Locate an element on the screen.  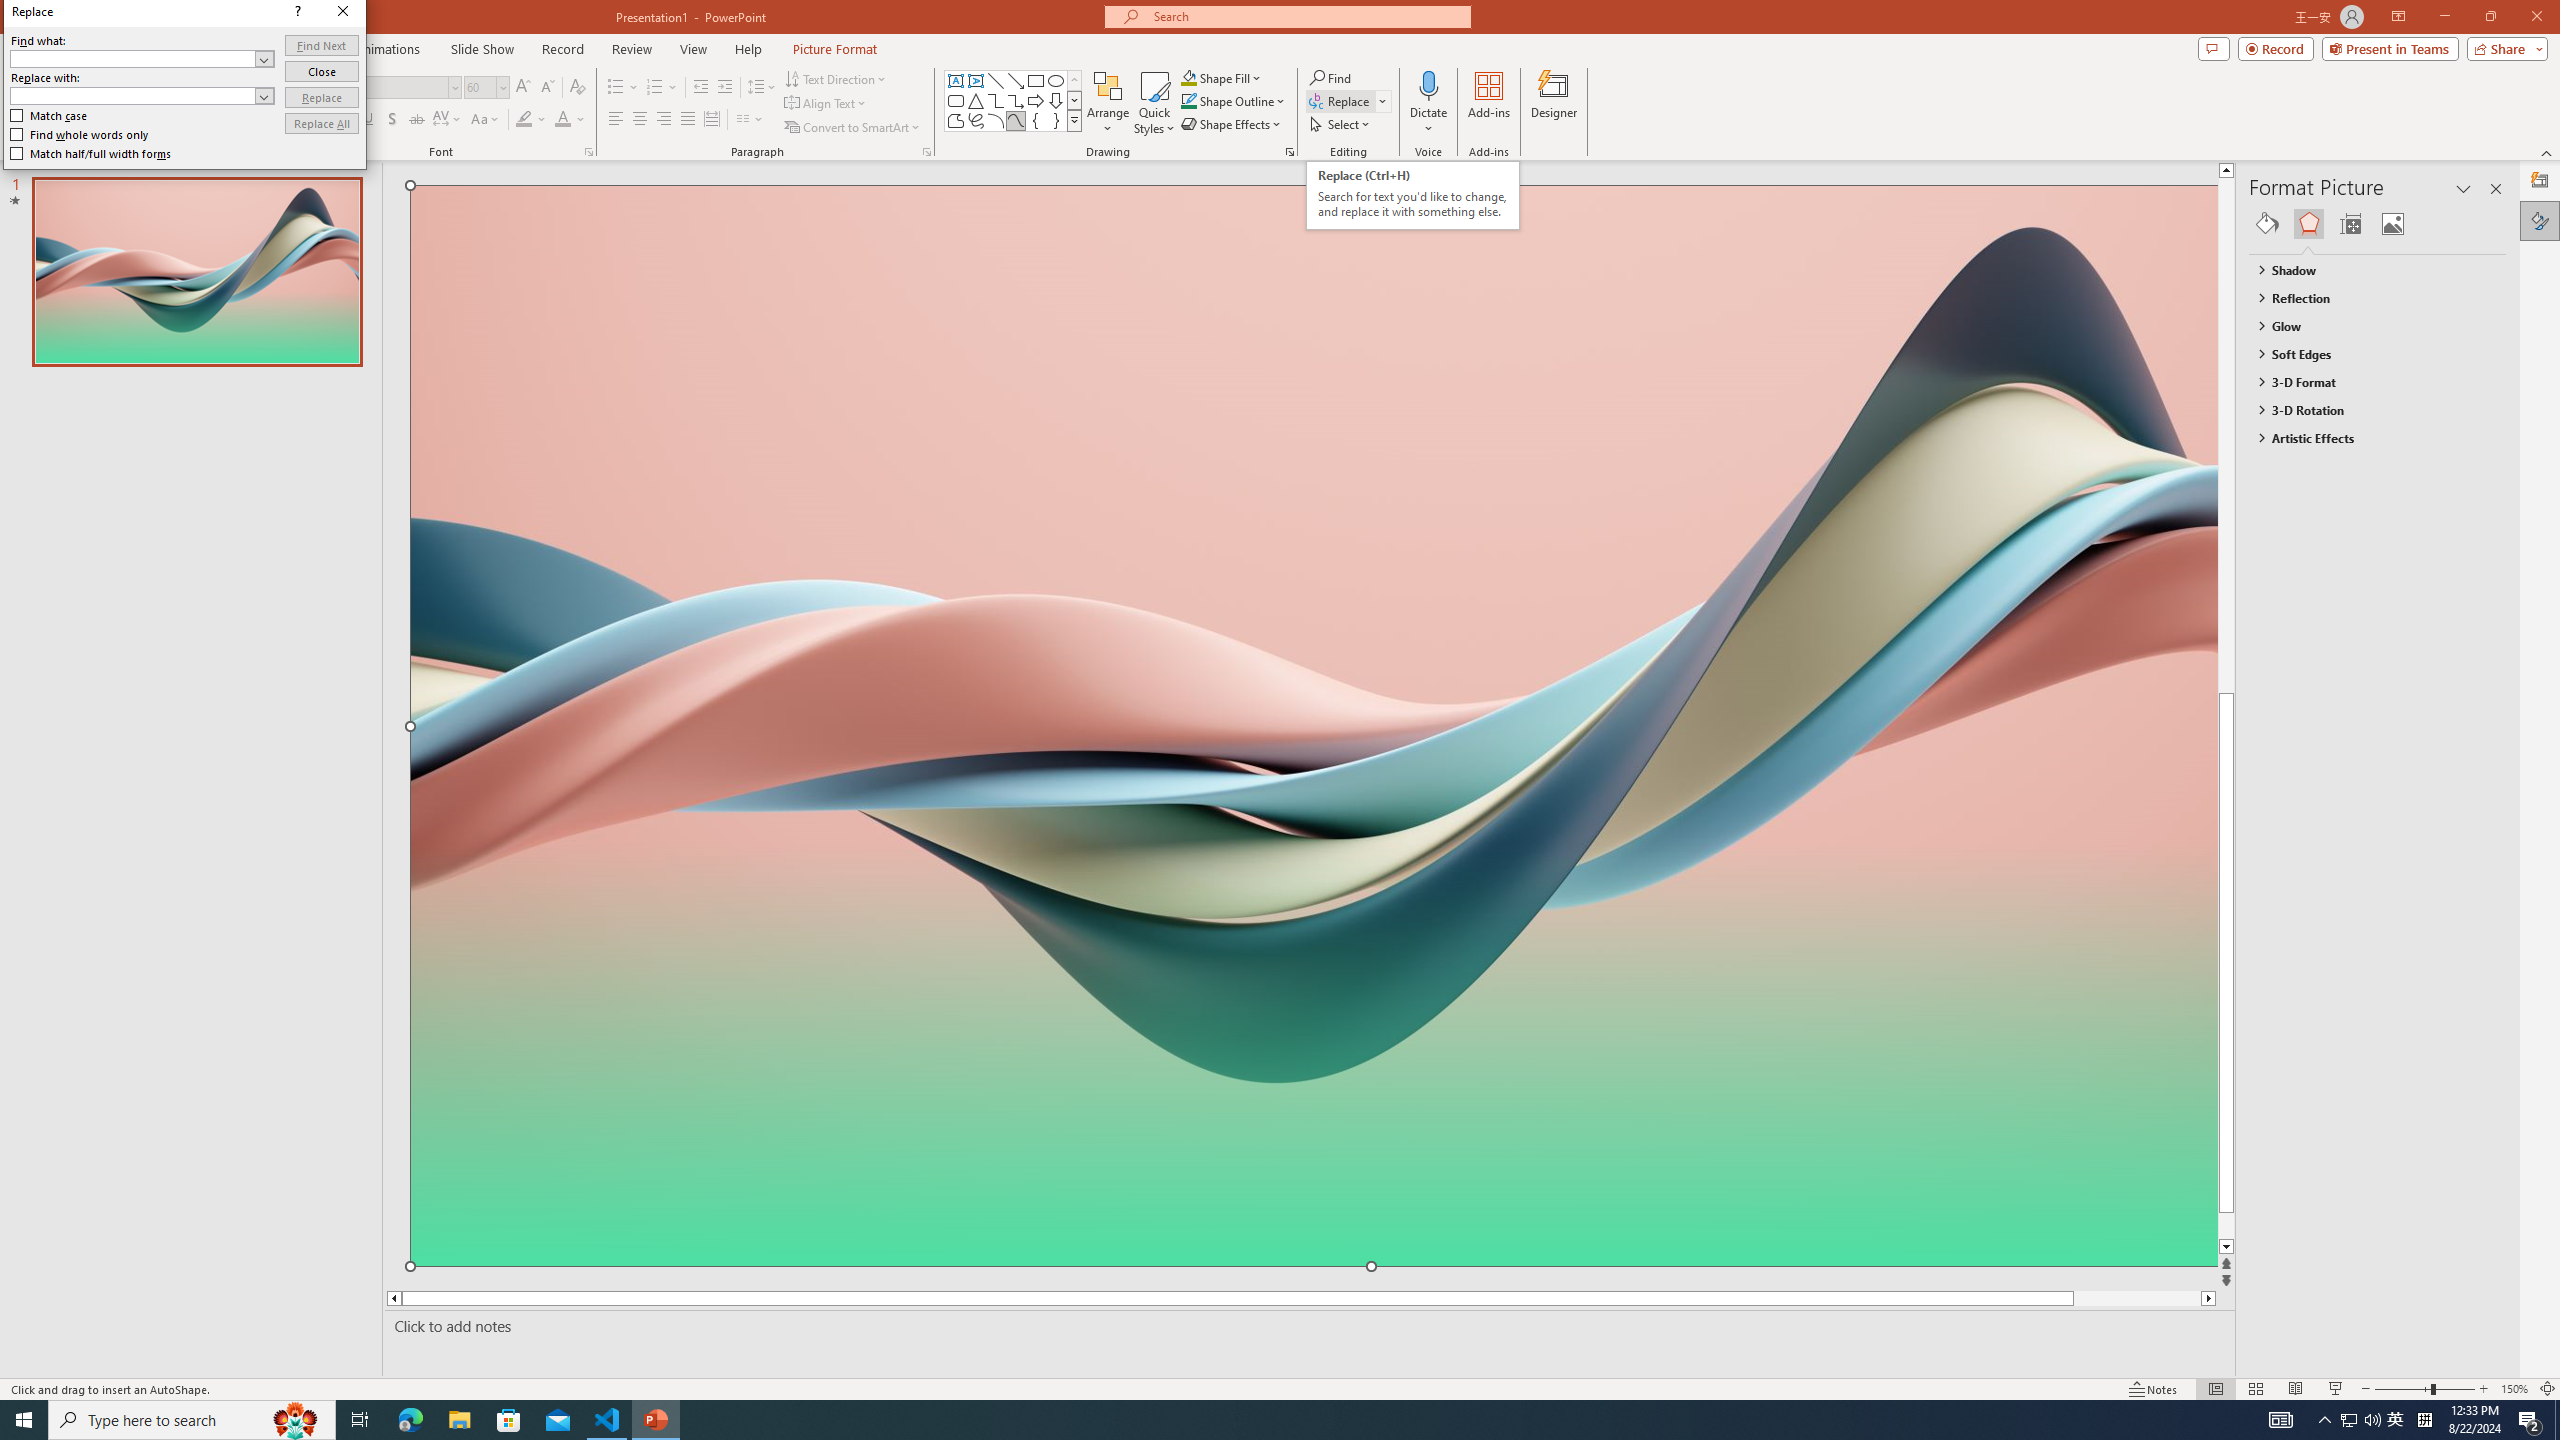
'Class: NetUIScrollBar' is located at coordinates (2496, 808).